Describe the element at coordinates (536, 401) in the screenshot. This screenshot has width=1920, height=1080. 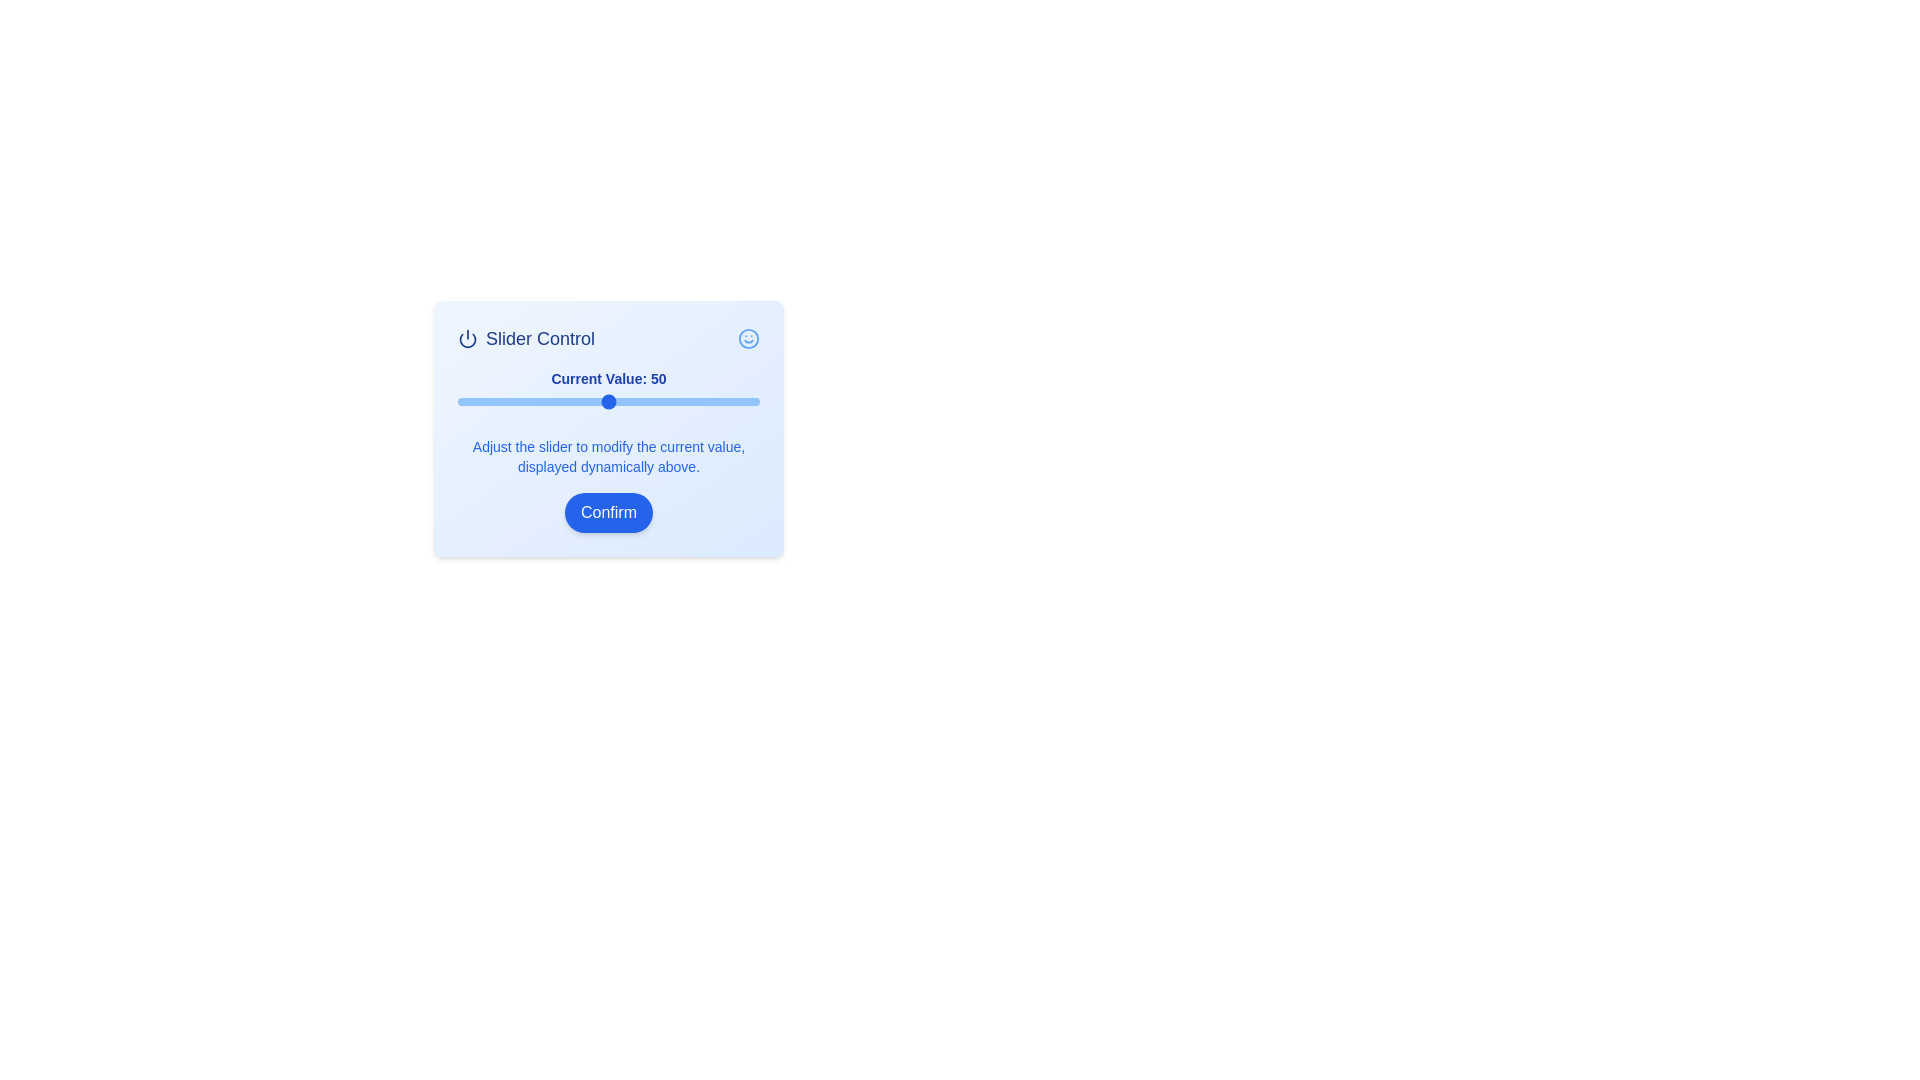
I see `the slider value` at that location.